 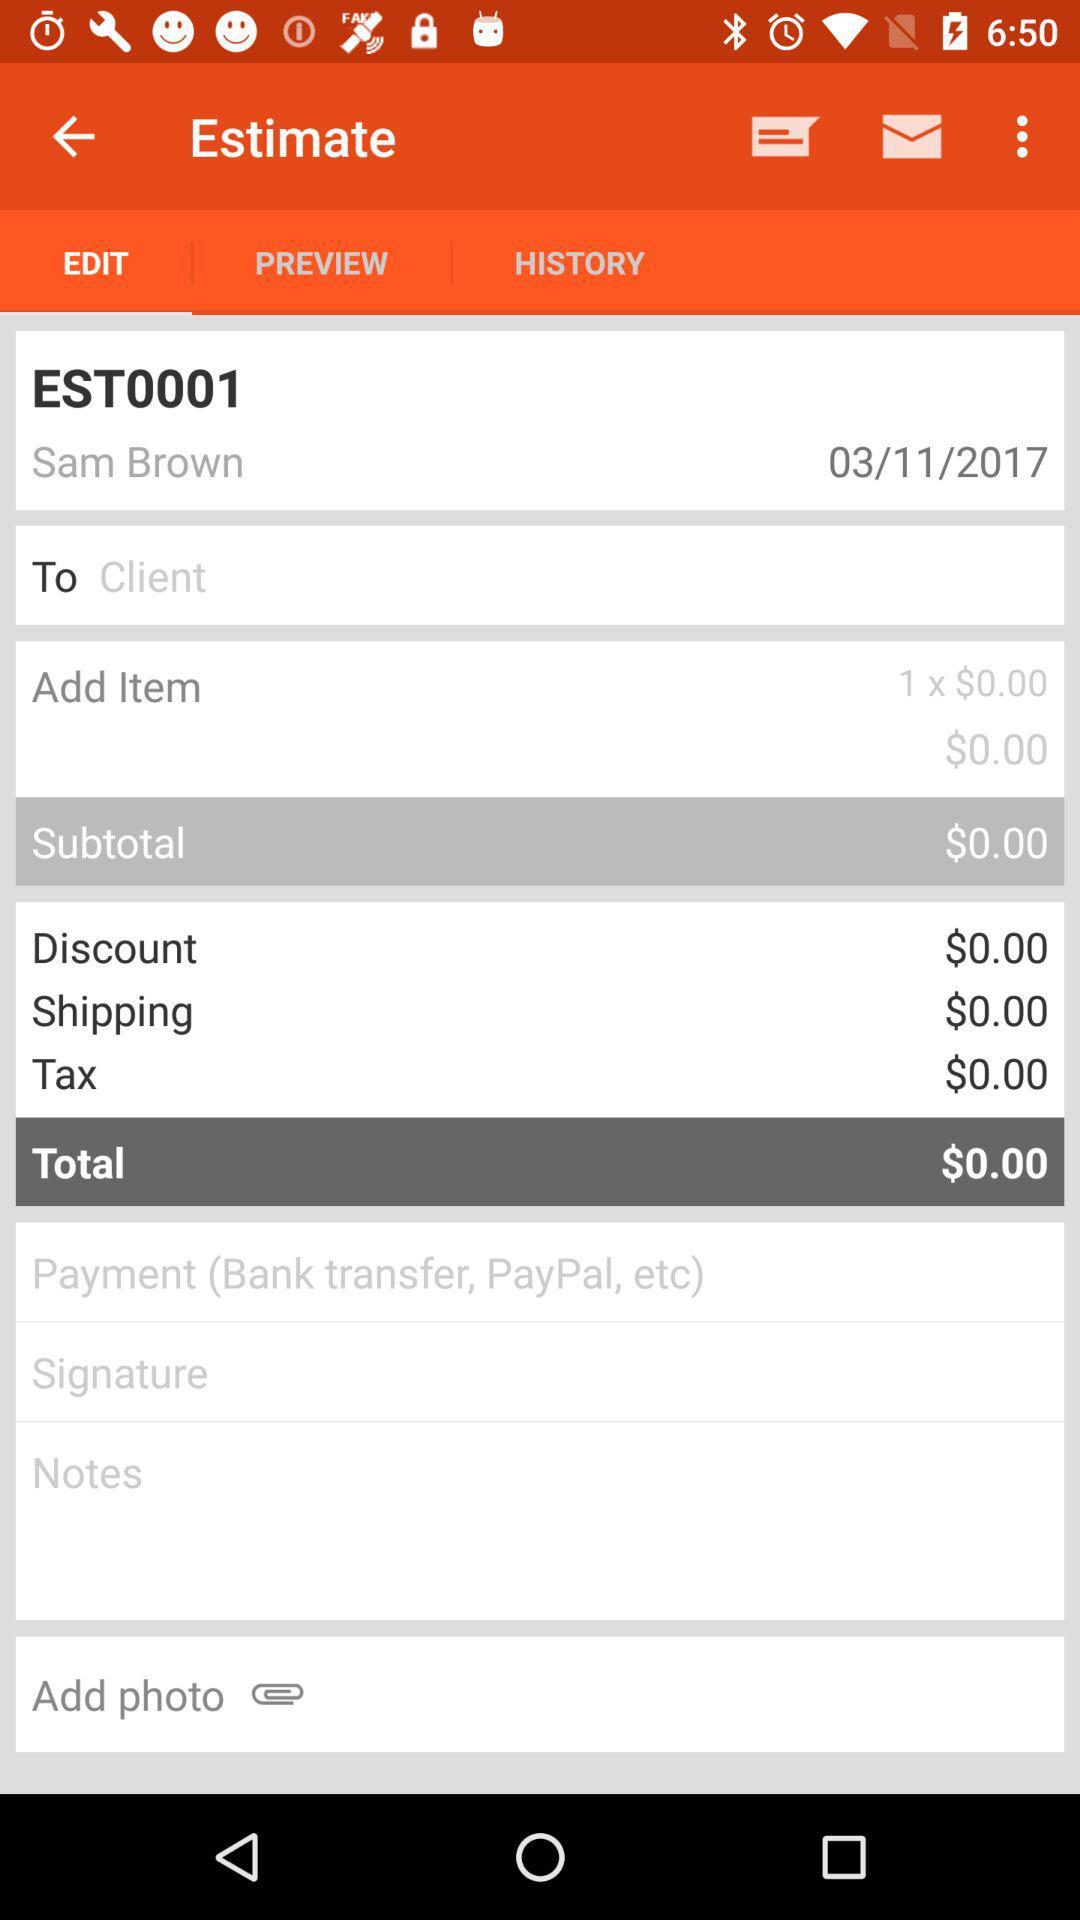 I want to click on the preview icon, so click(x=320, y=261).